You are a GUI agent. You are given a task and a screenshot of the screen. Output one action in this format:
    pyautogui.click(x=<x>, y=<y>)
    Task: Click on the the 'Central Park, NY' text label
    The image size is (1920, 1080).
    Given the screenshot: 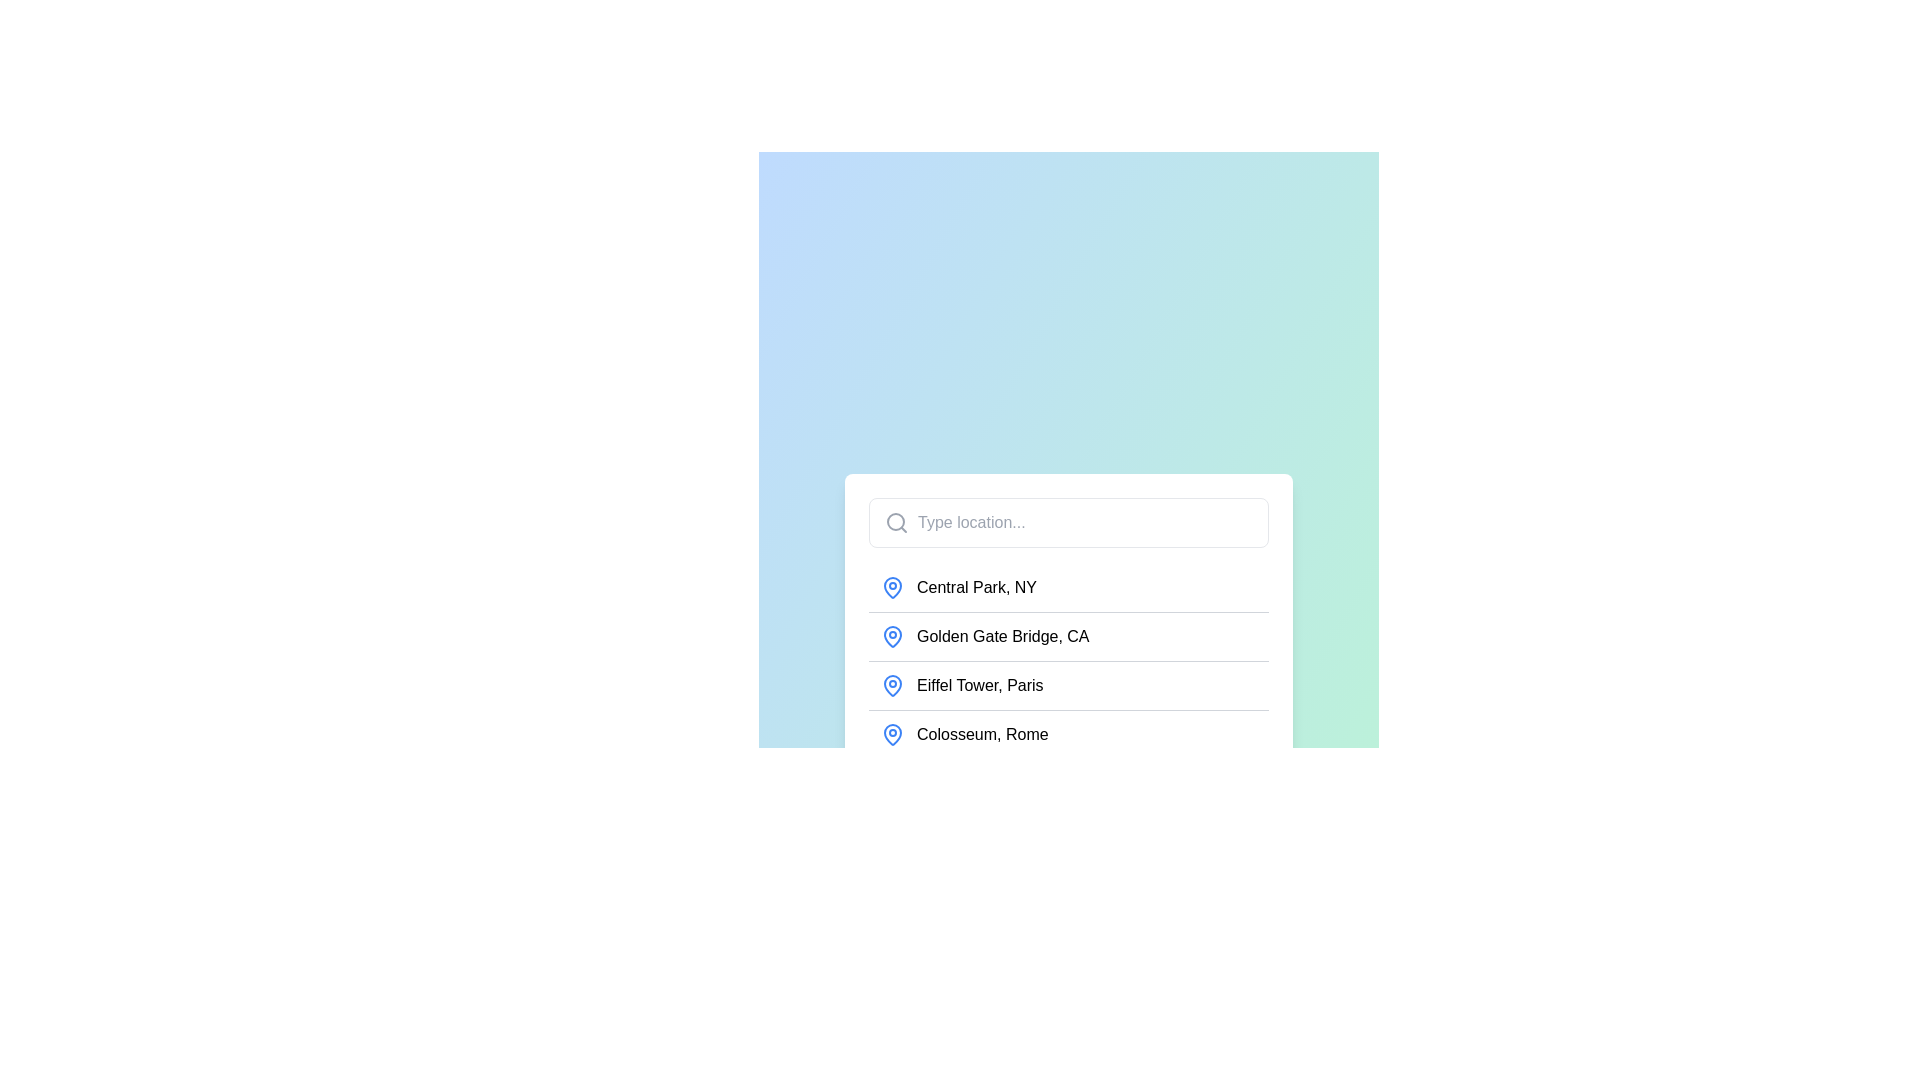 What is the action you would take?
    pyautogui.click(x=977, y=586)
    